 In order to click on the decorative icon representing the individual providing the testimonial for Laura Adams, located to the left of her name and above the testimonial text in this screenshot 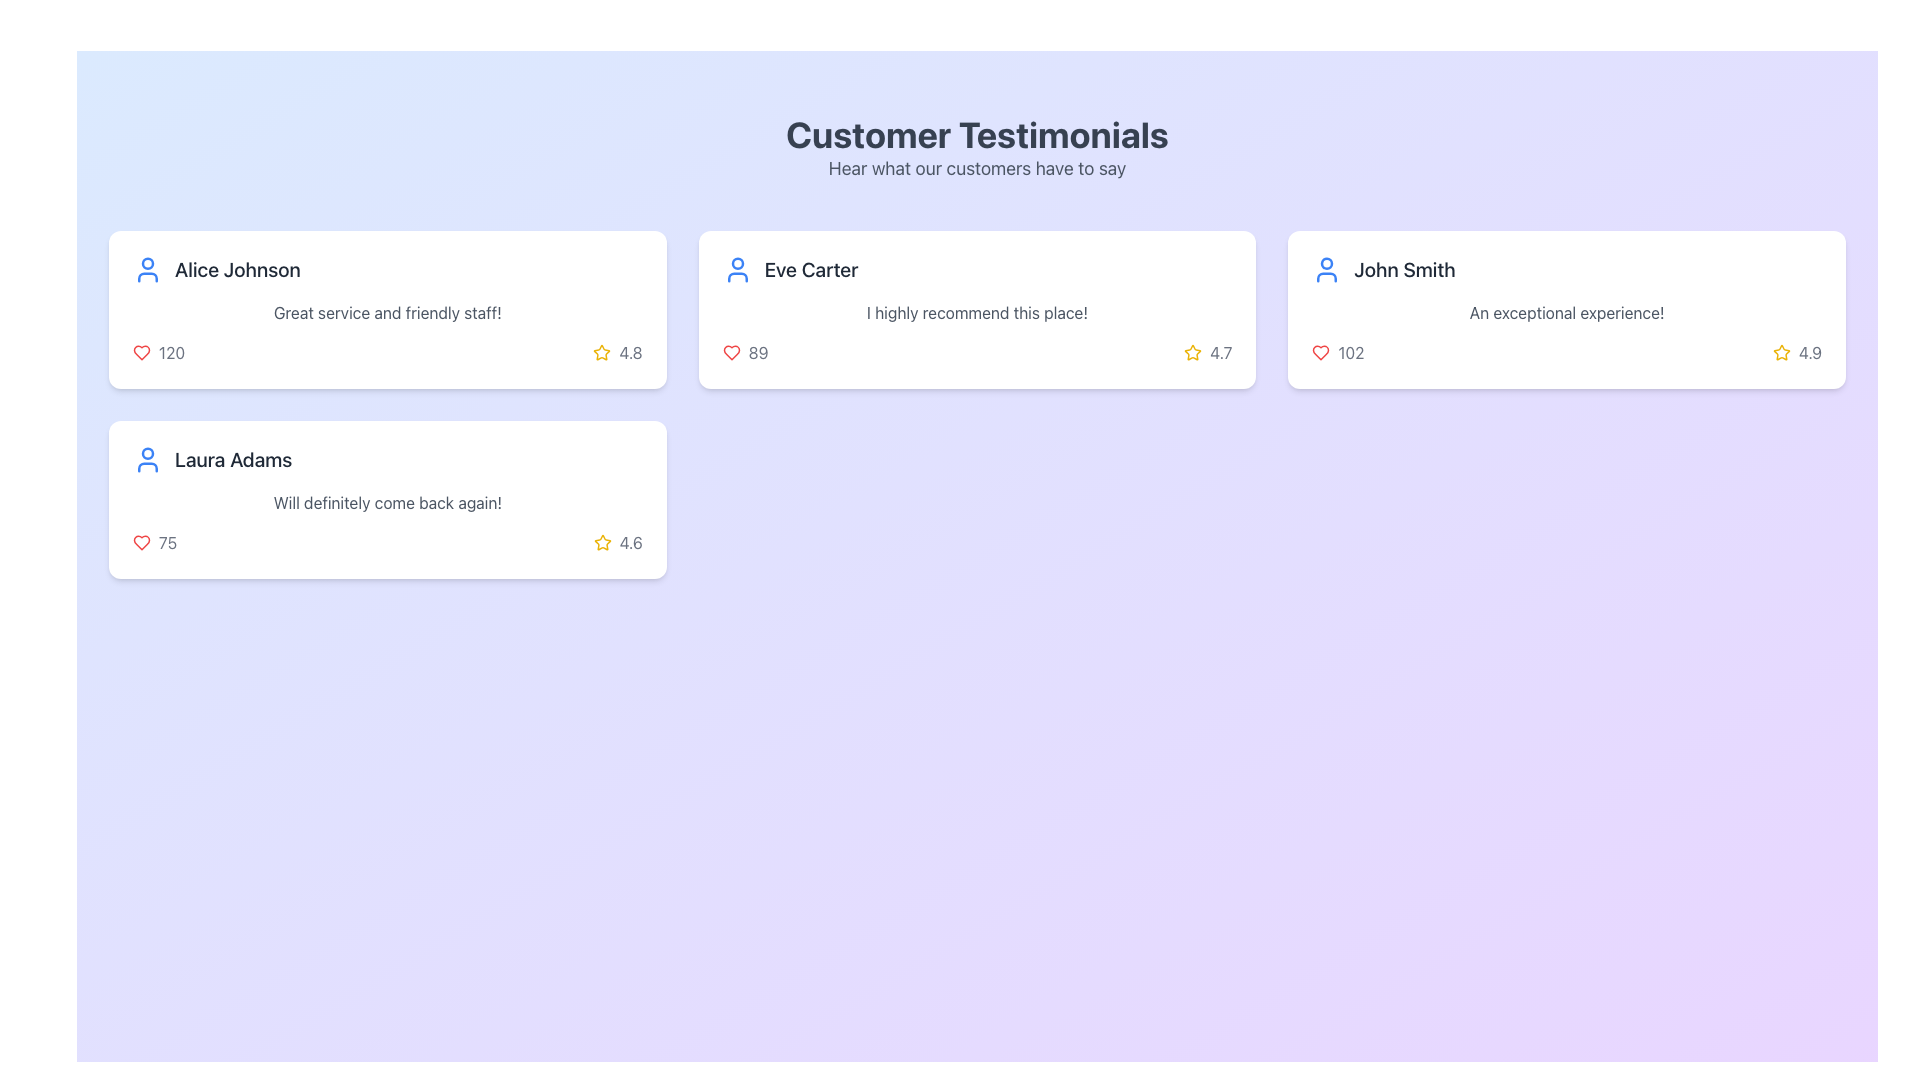, I will do `click(147, 459)`.